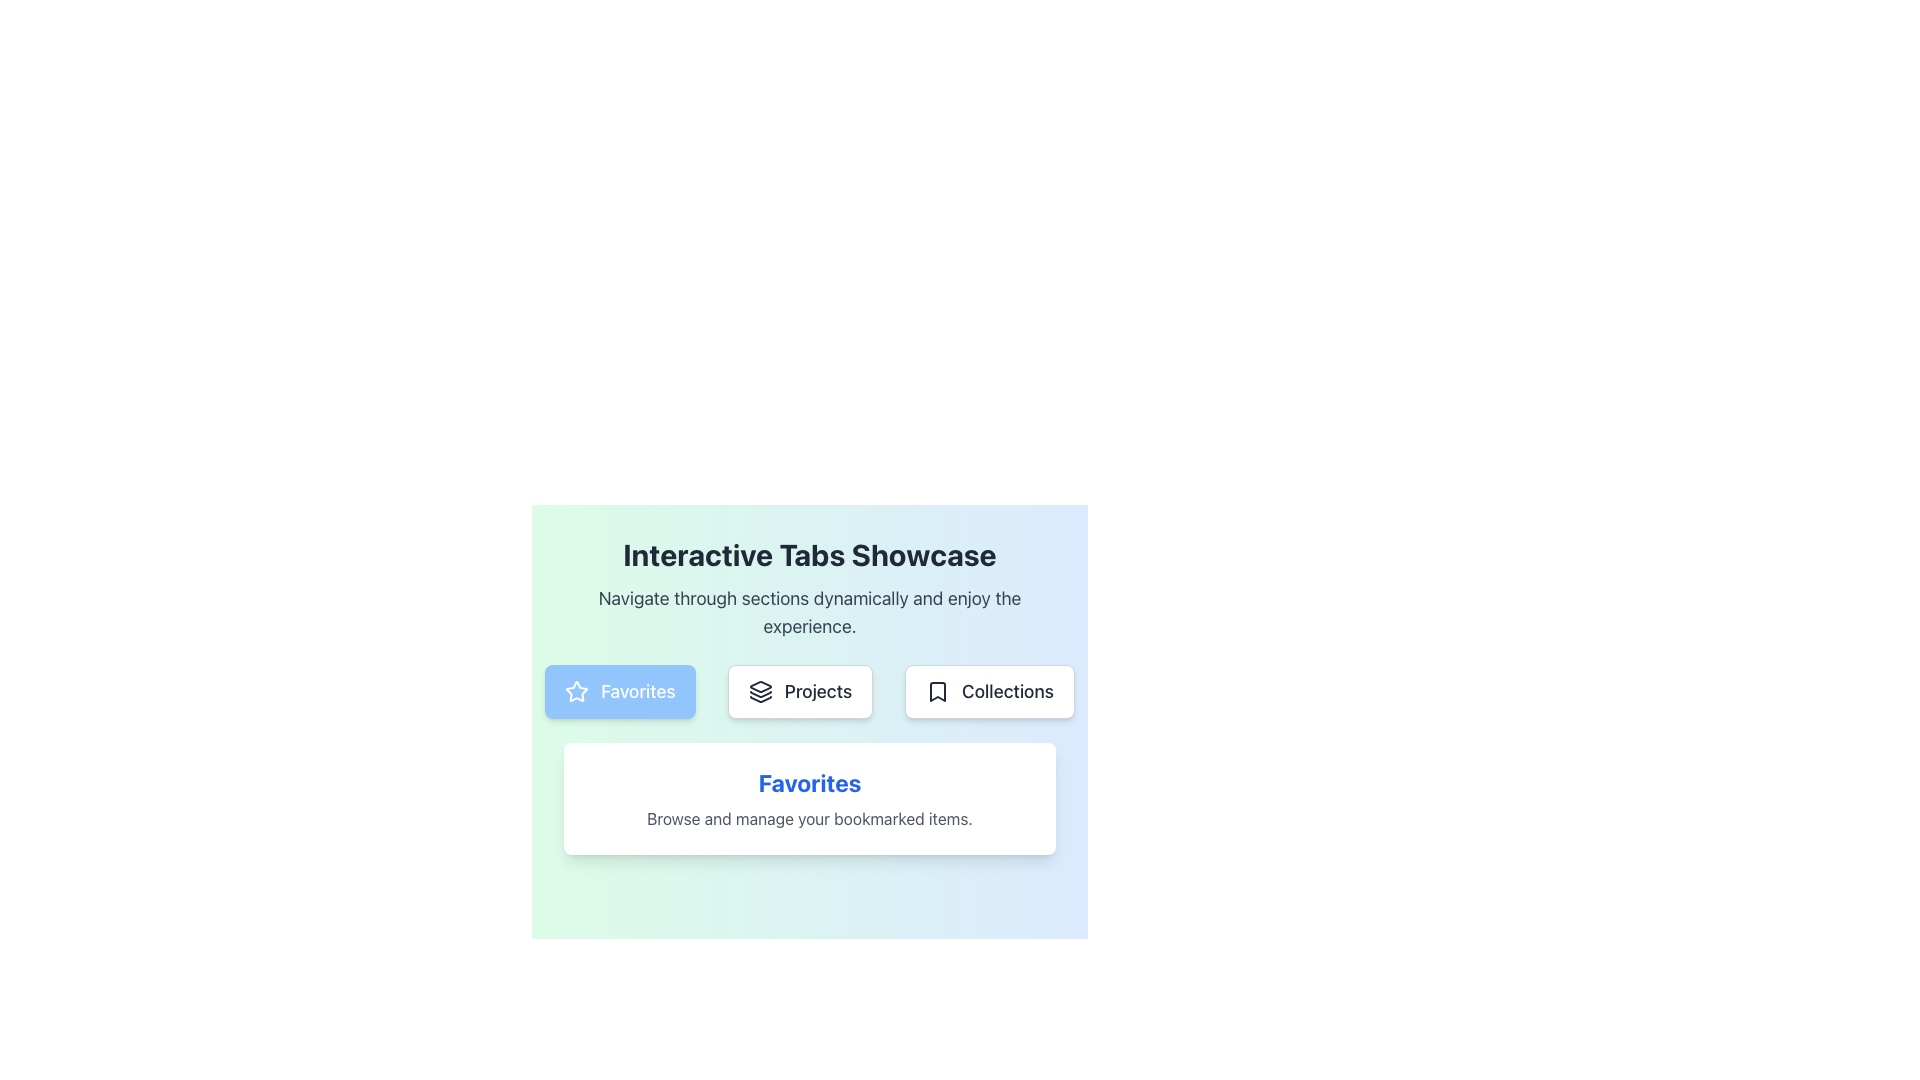 The width and height of the screenshot is (1920, 1080). Describe the element at coordinates (637, 690) in the screenshot. I see `the button surrounding the 'Favorites' text label` at that location.